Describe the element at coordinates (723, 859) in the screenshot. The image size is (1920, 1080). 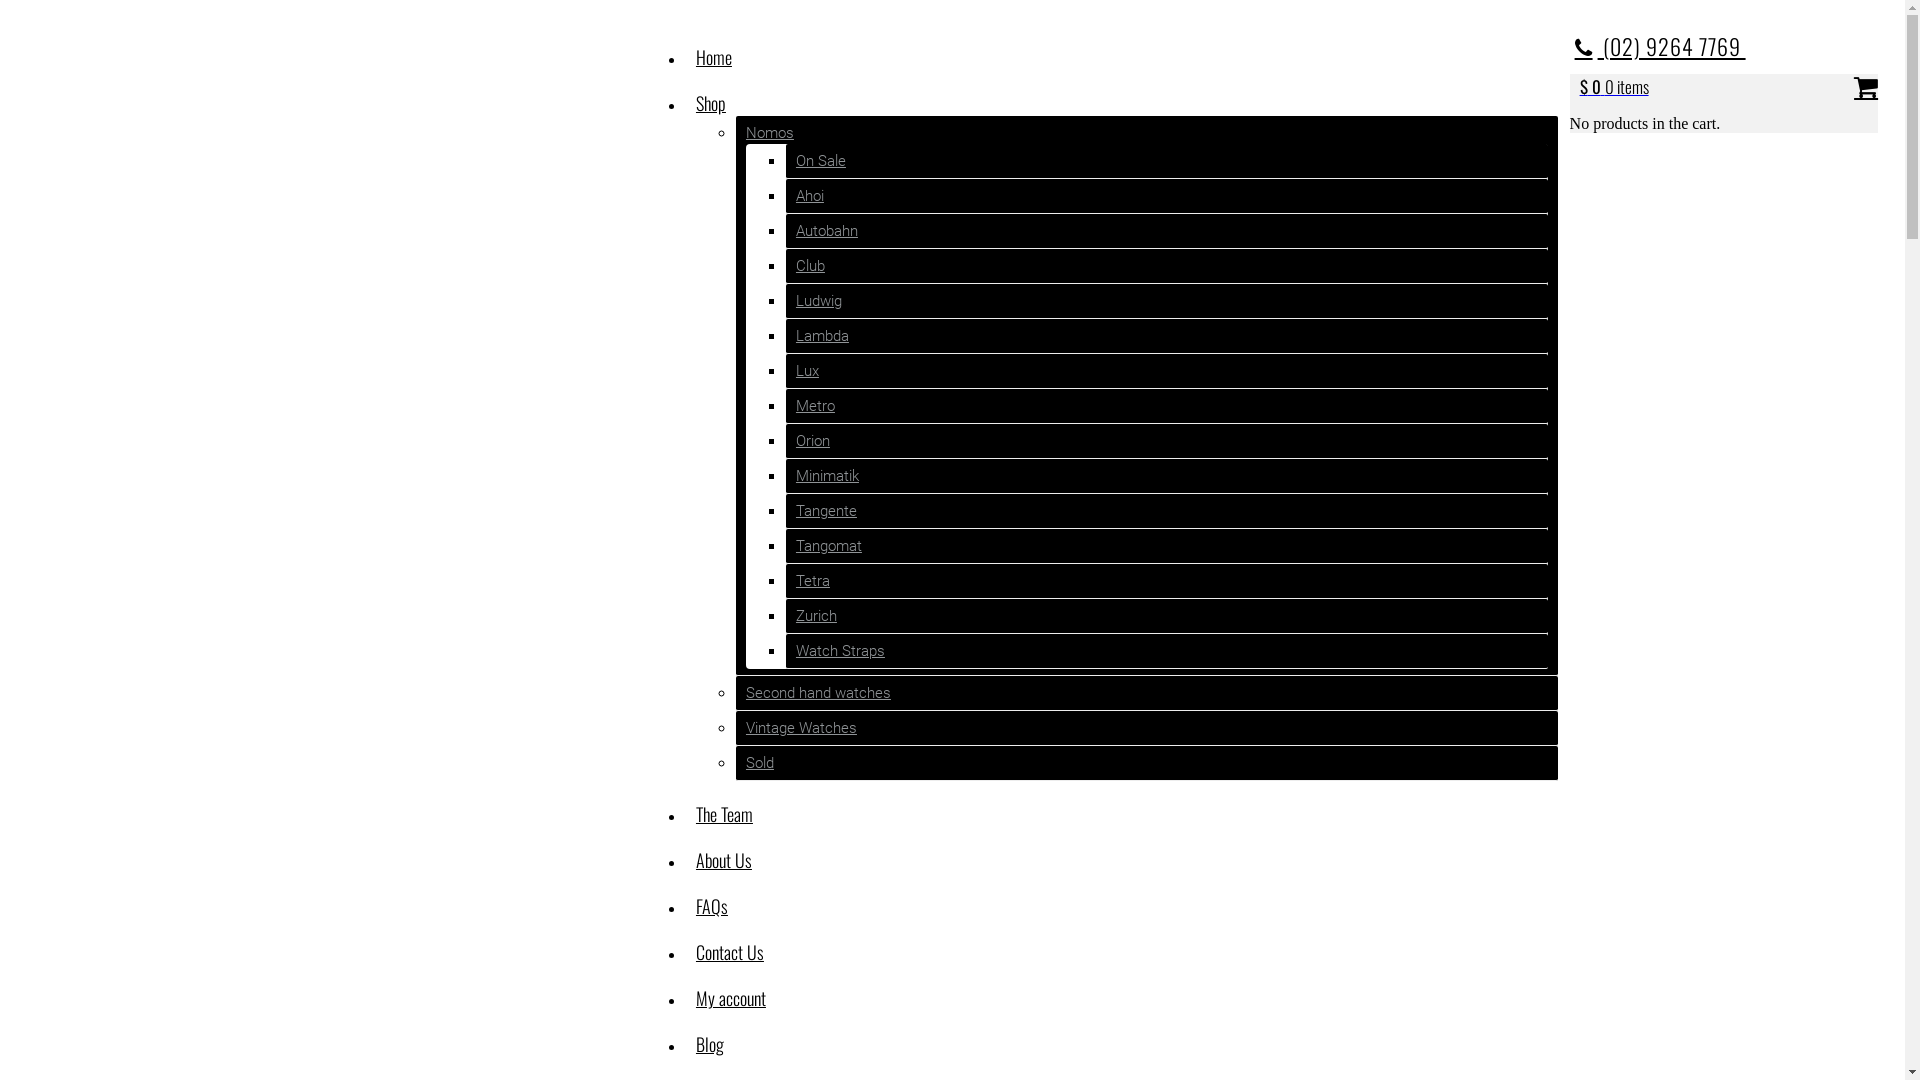
I see `'About Us'` at that location.